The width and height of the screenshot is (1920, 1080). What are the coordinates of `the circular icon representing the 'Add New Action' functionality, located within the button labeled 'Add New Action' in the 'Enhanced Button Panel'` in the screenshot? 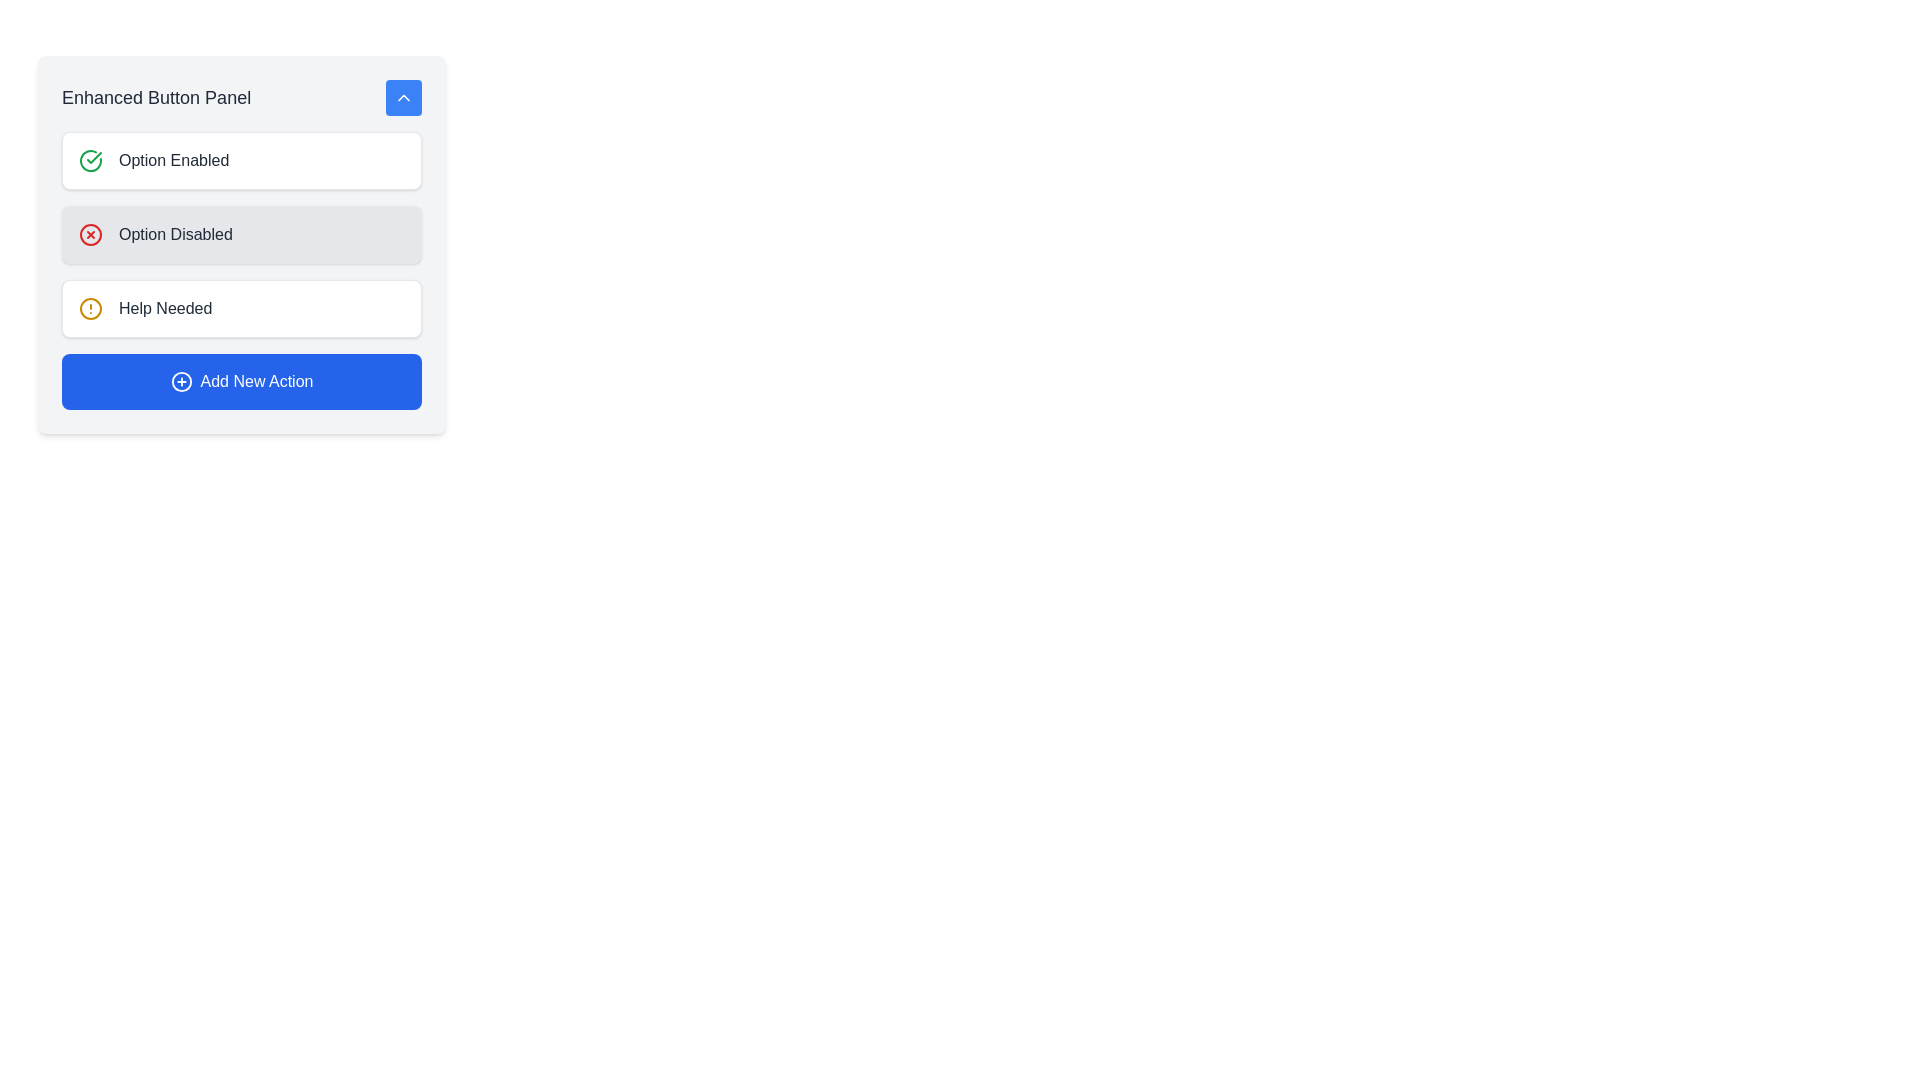 It's located at (181, 381).